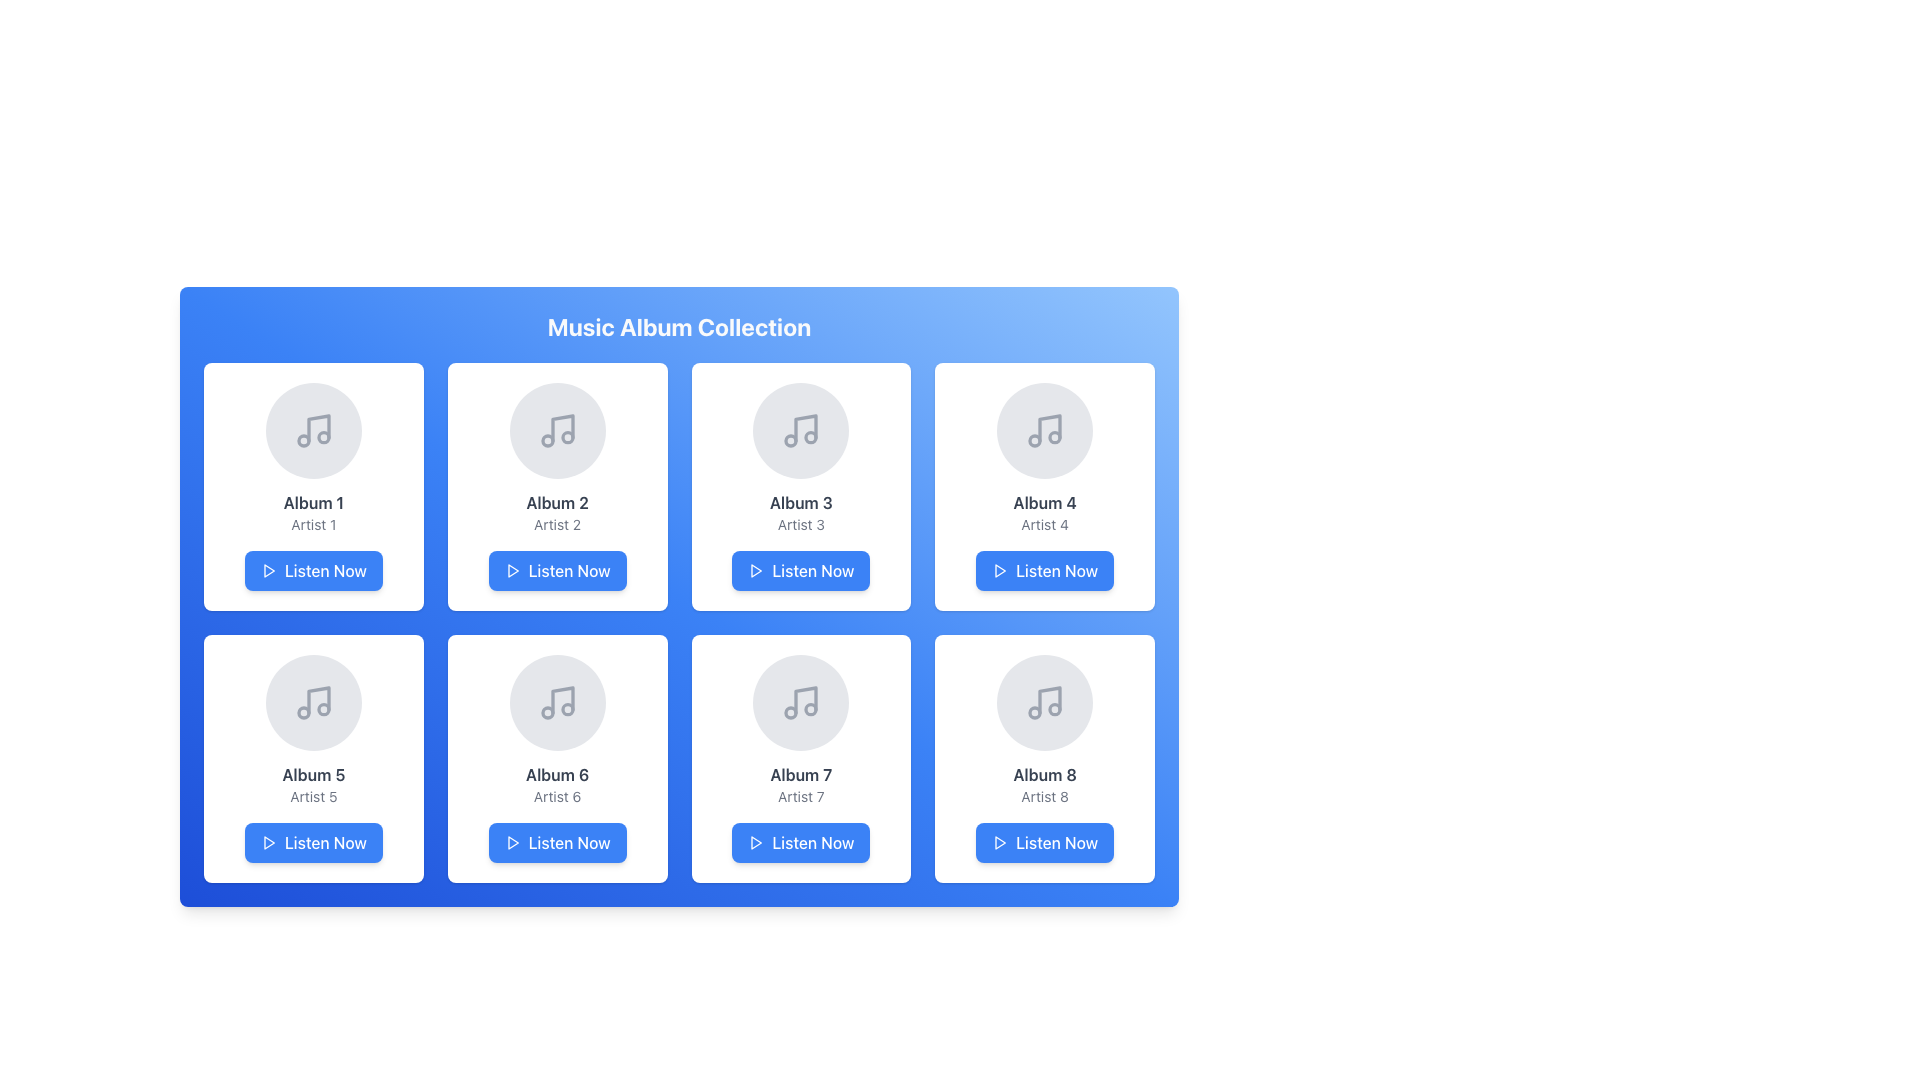 This screenshot has width=1920, height=1080. I want to click on the music icon located within the circular region of the 'Album 8' card in the bottom-right corner of the album collection interface, so click(1044, 701).